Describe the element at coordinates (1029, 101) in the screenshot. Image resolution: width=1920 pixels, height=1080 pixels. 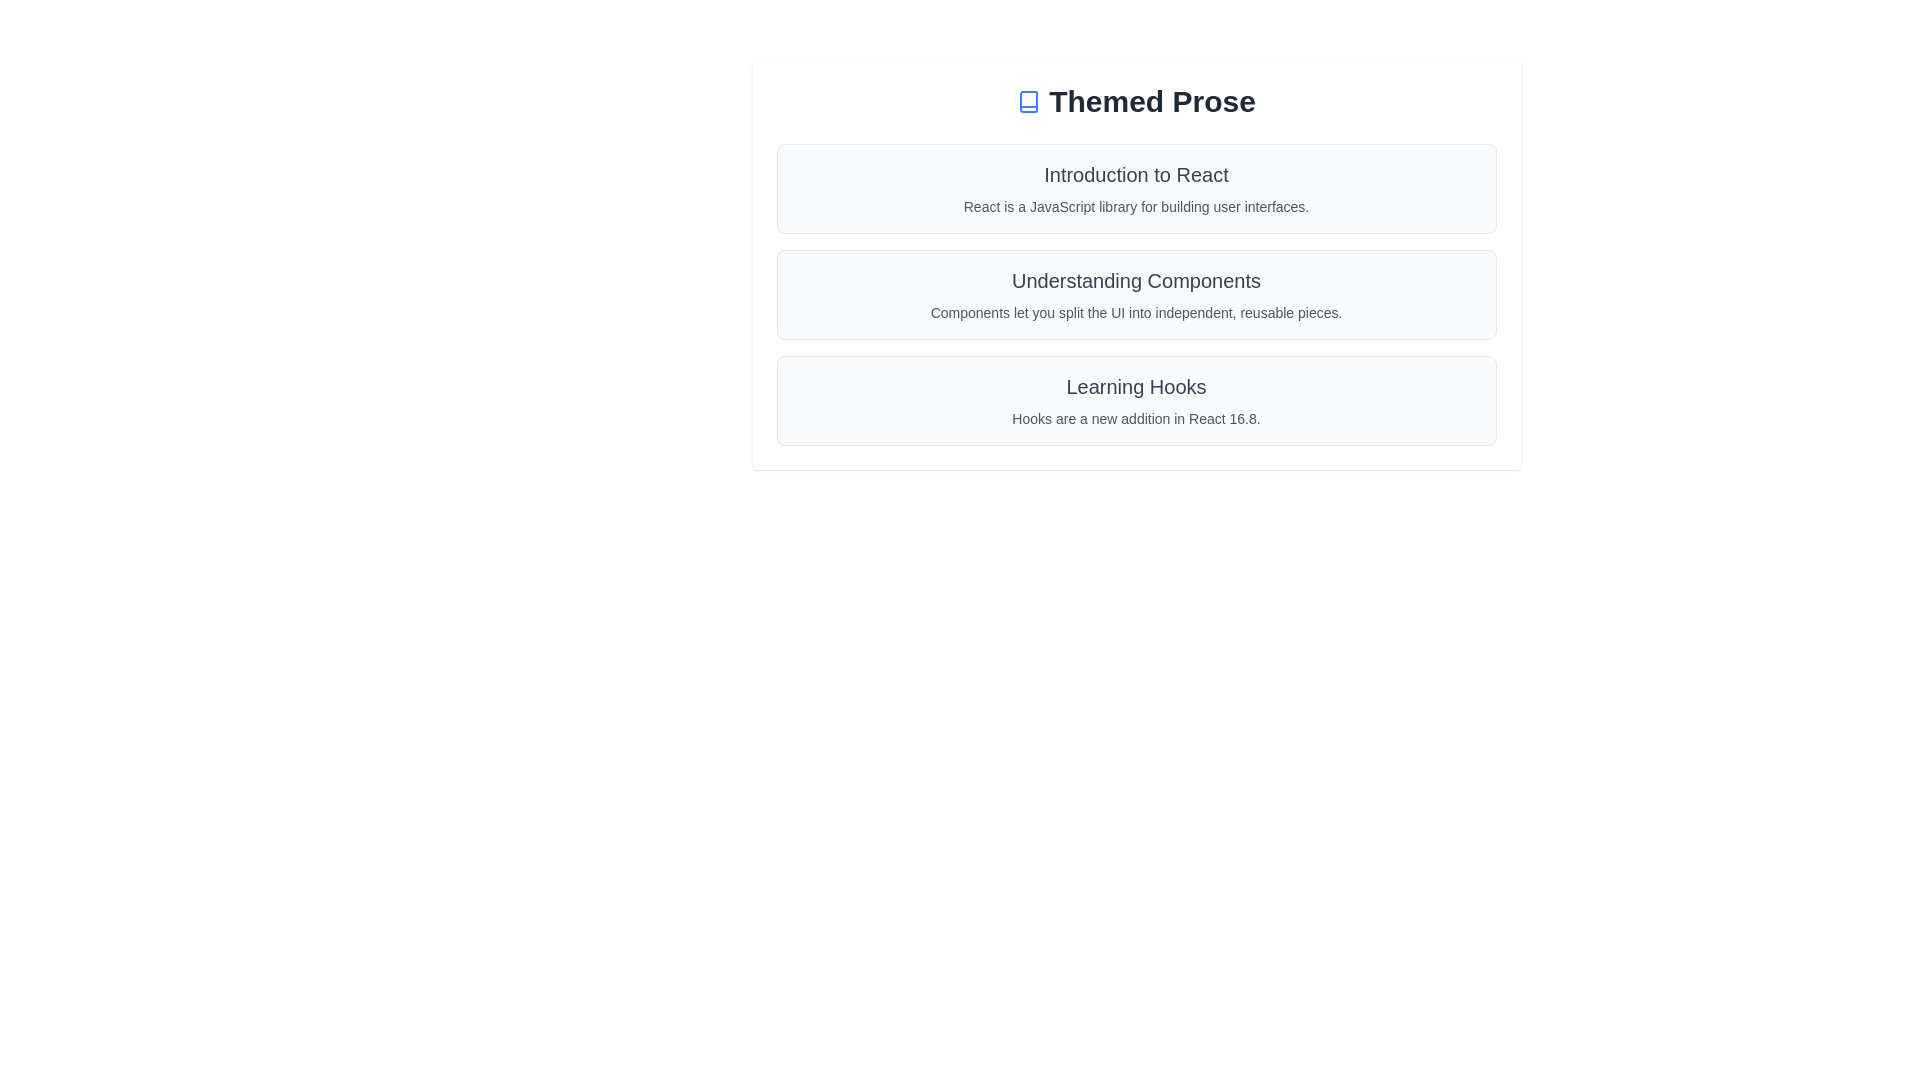
I see `the decorative SVG icon representing a 'book' located to the left of the text 'Themed Prose'` at that location.